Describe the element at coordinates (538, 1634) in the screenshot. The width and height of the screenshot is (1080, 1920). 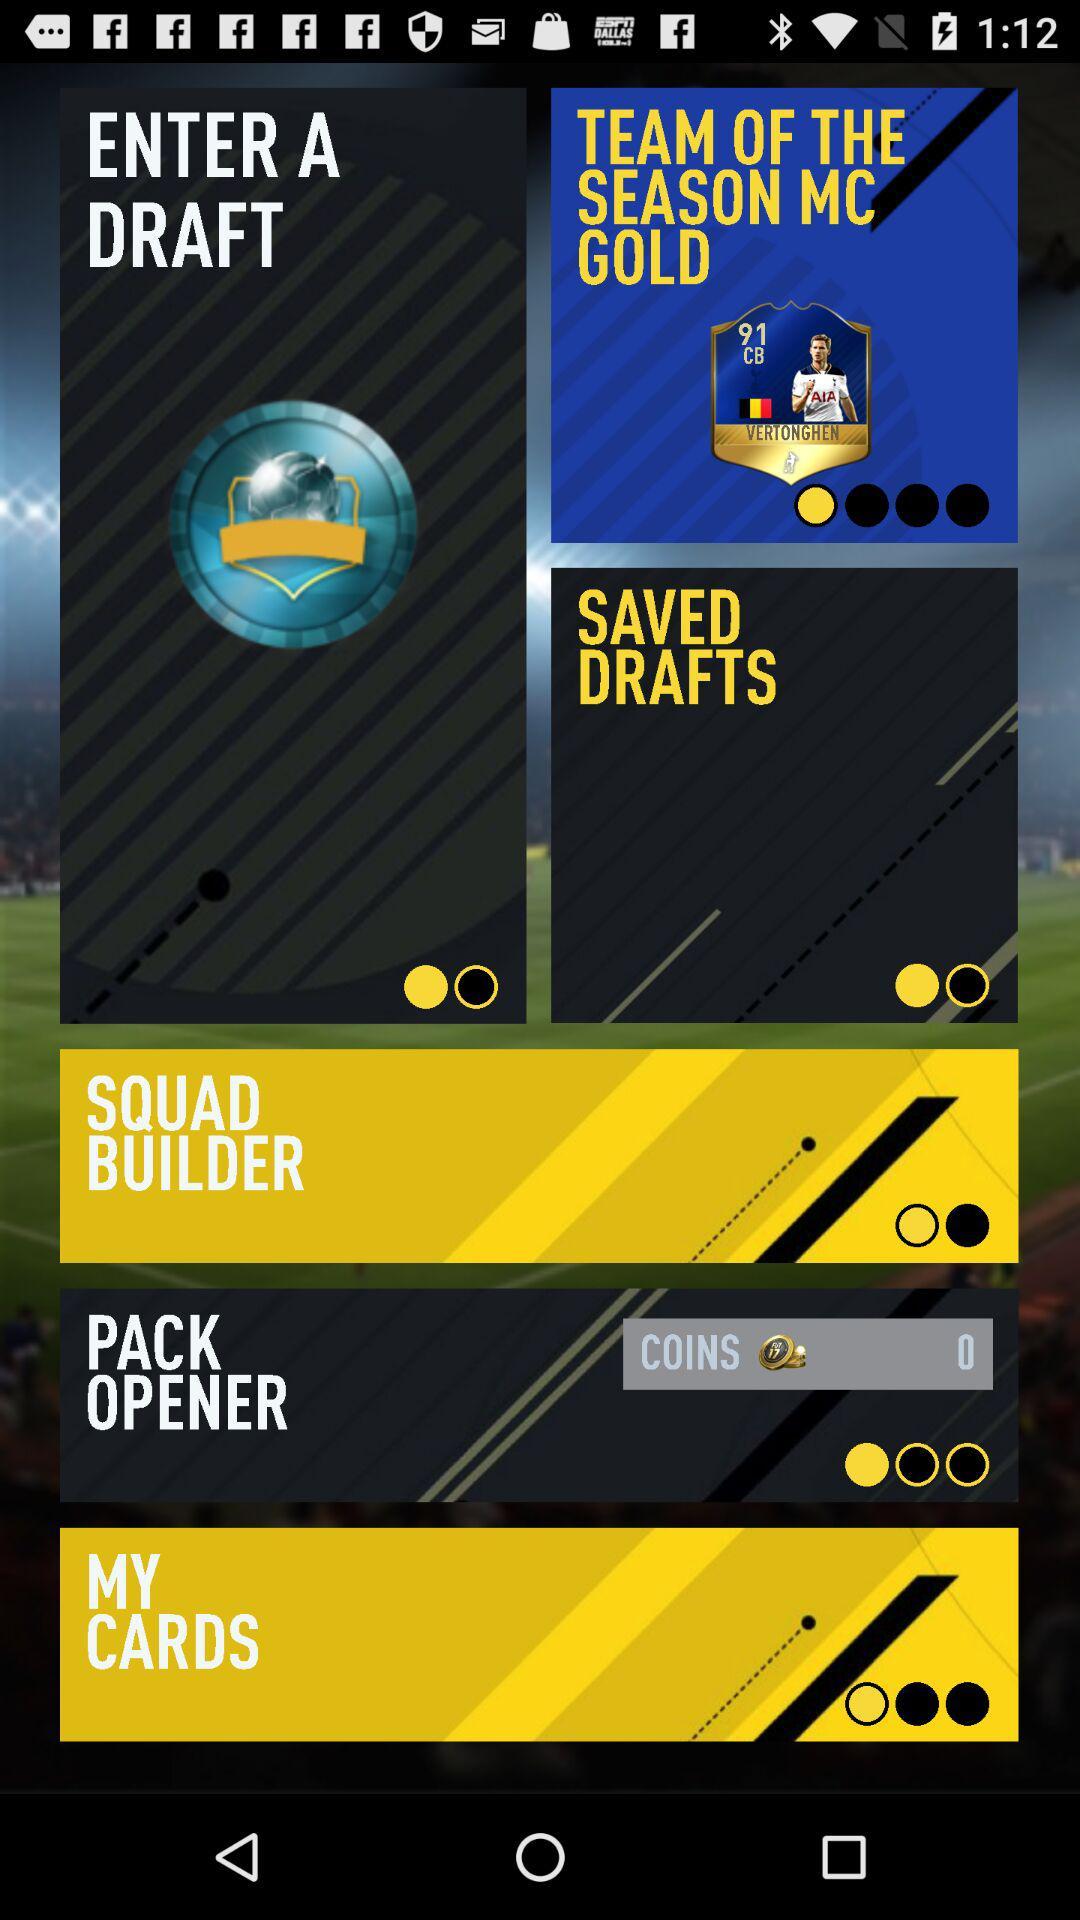
I see `open details of subject` at that location.